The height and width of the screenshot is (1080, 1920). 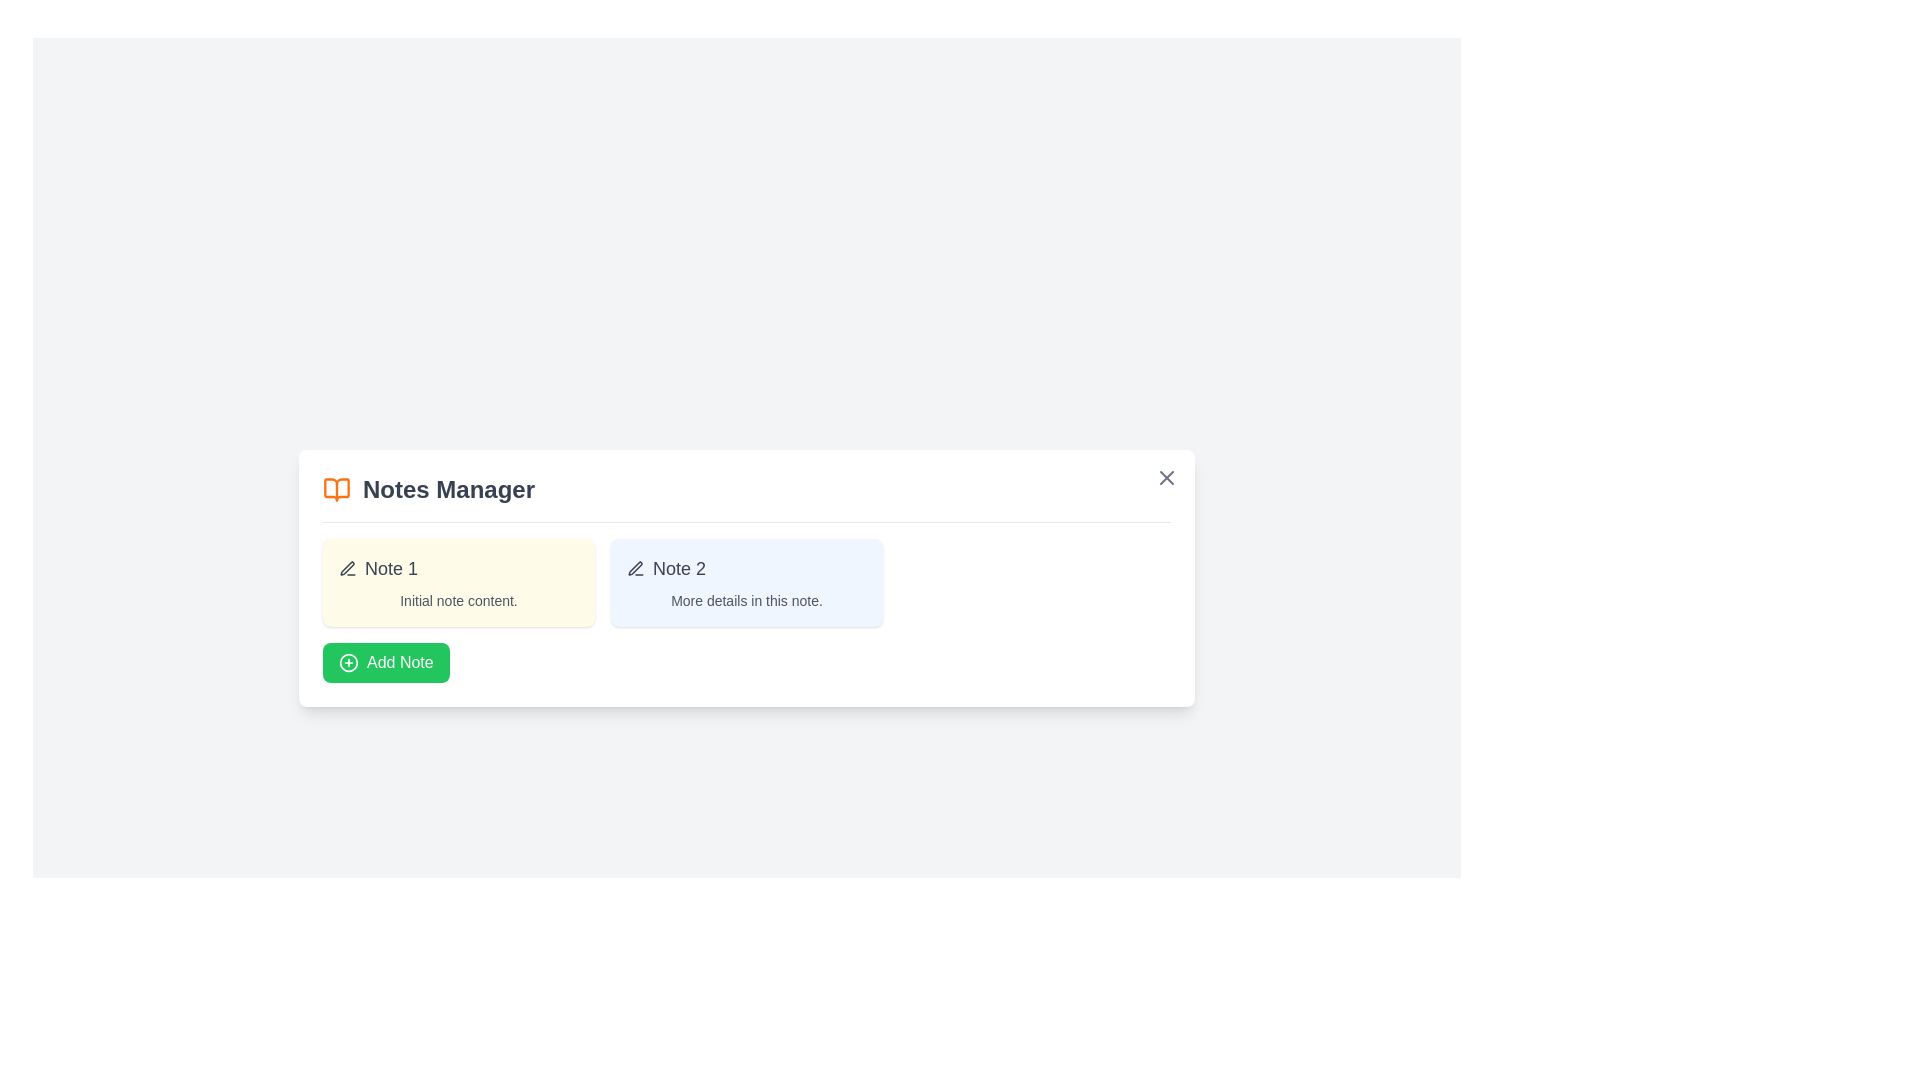 I want to click on the title or icon of a note to open it for editing. Use the parameter Note 2 to specify the note to interact with, so click(x=746, y=568).